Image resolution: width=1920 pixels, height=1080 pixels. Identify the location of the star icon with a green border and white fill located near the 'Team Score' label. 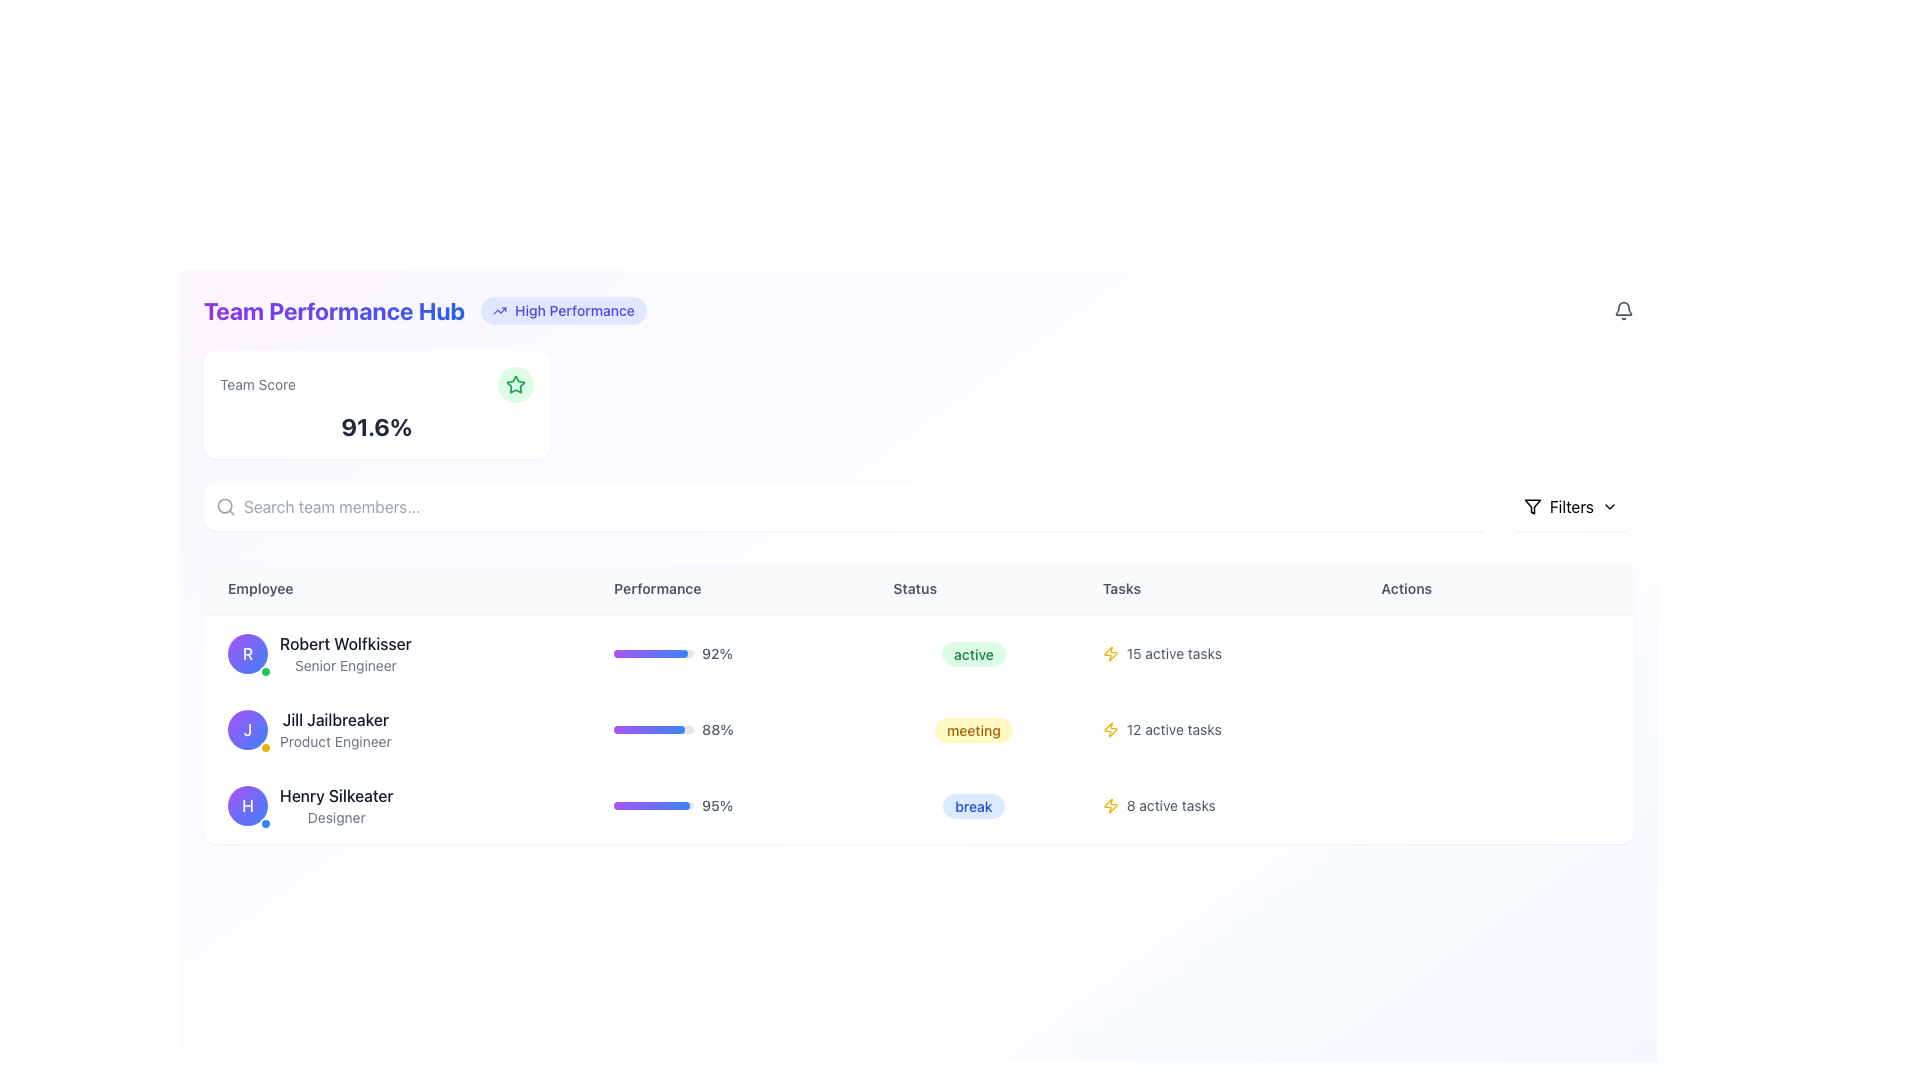
(515, 384).